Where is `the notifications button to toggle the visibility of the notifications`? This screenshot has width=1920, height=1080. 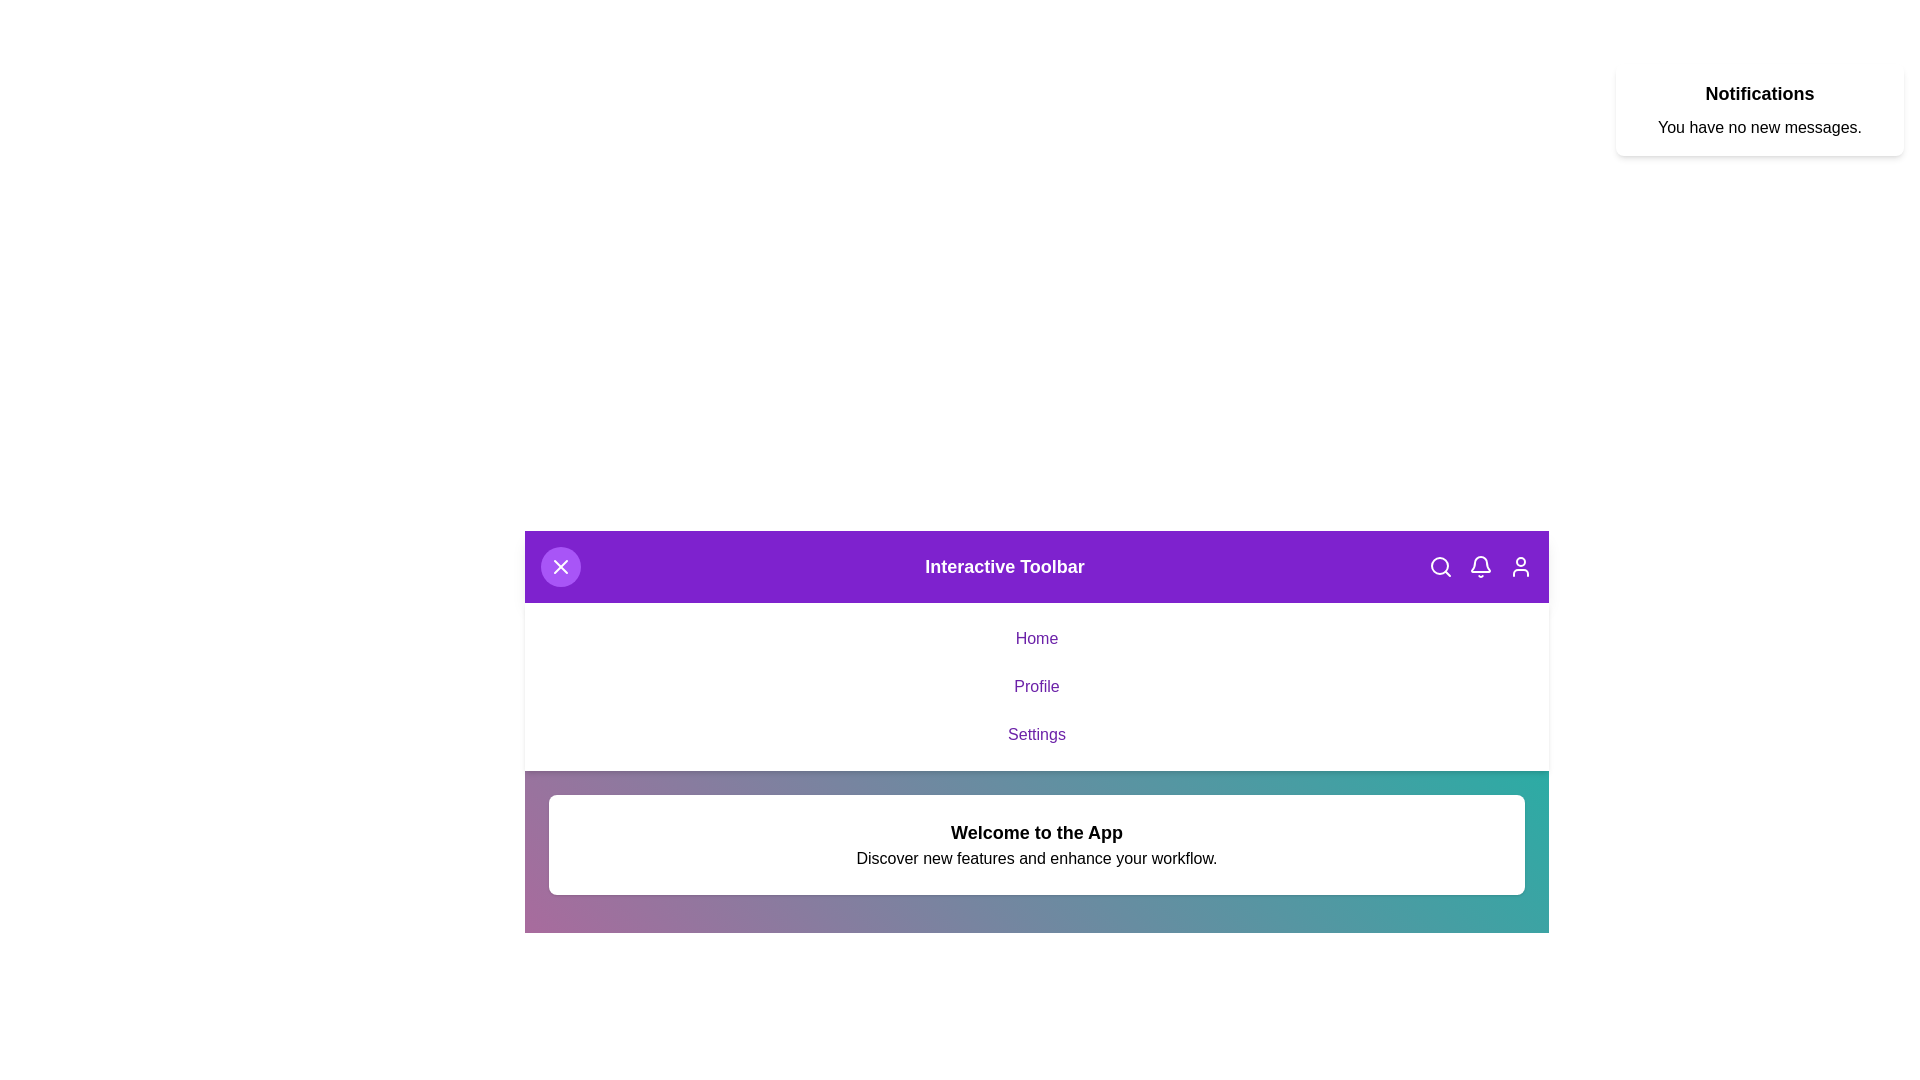 the notifications button to toggle the visibility of the notifications is located at coordinates (1481, 567).